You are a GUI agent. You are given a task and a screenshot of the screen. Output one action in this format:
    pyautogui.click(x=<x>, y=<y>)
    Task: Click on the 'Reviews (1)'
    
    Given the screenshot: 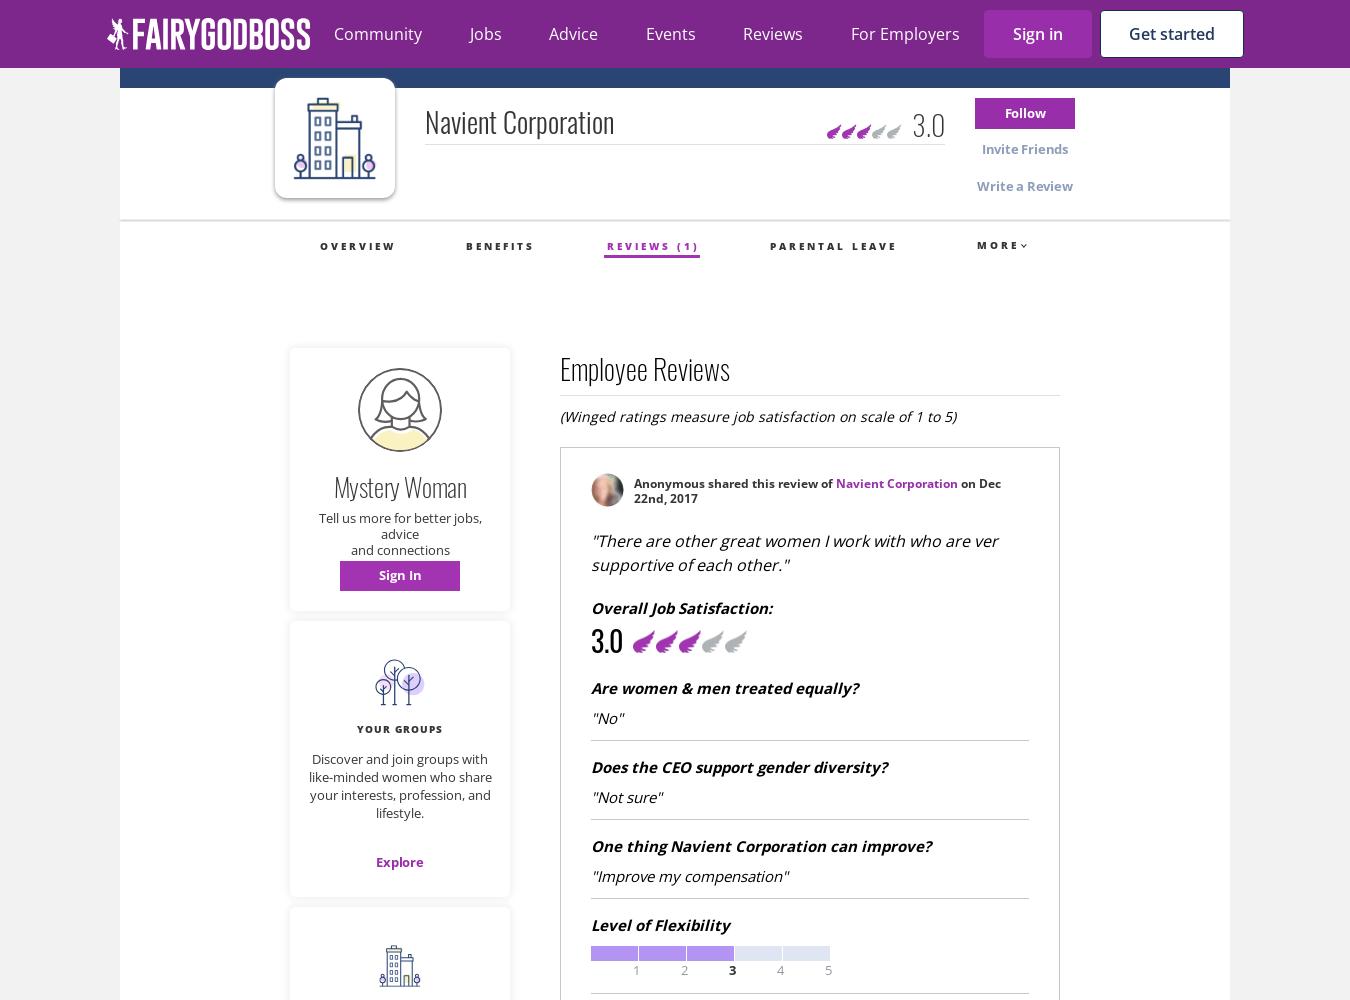 What is the action you would take?
    pyautogui.click(x=653, y=245)
    